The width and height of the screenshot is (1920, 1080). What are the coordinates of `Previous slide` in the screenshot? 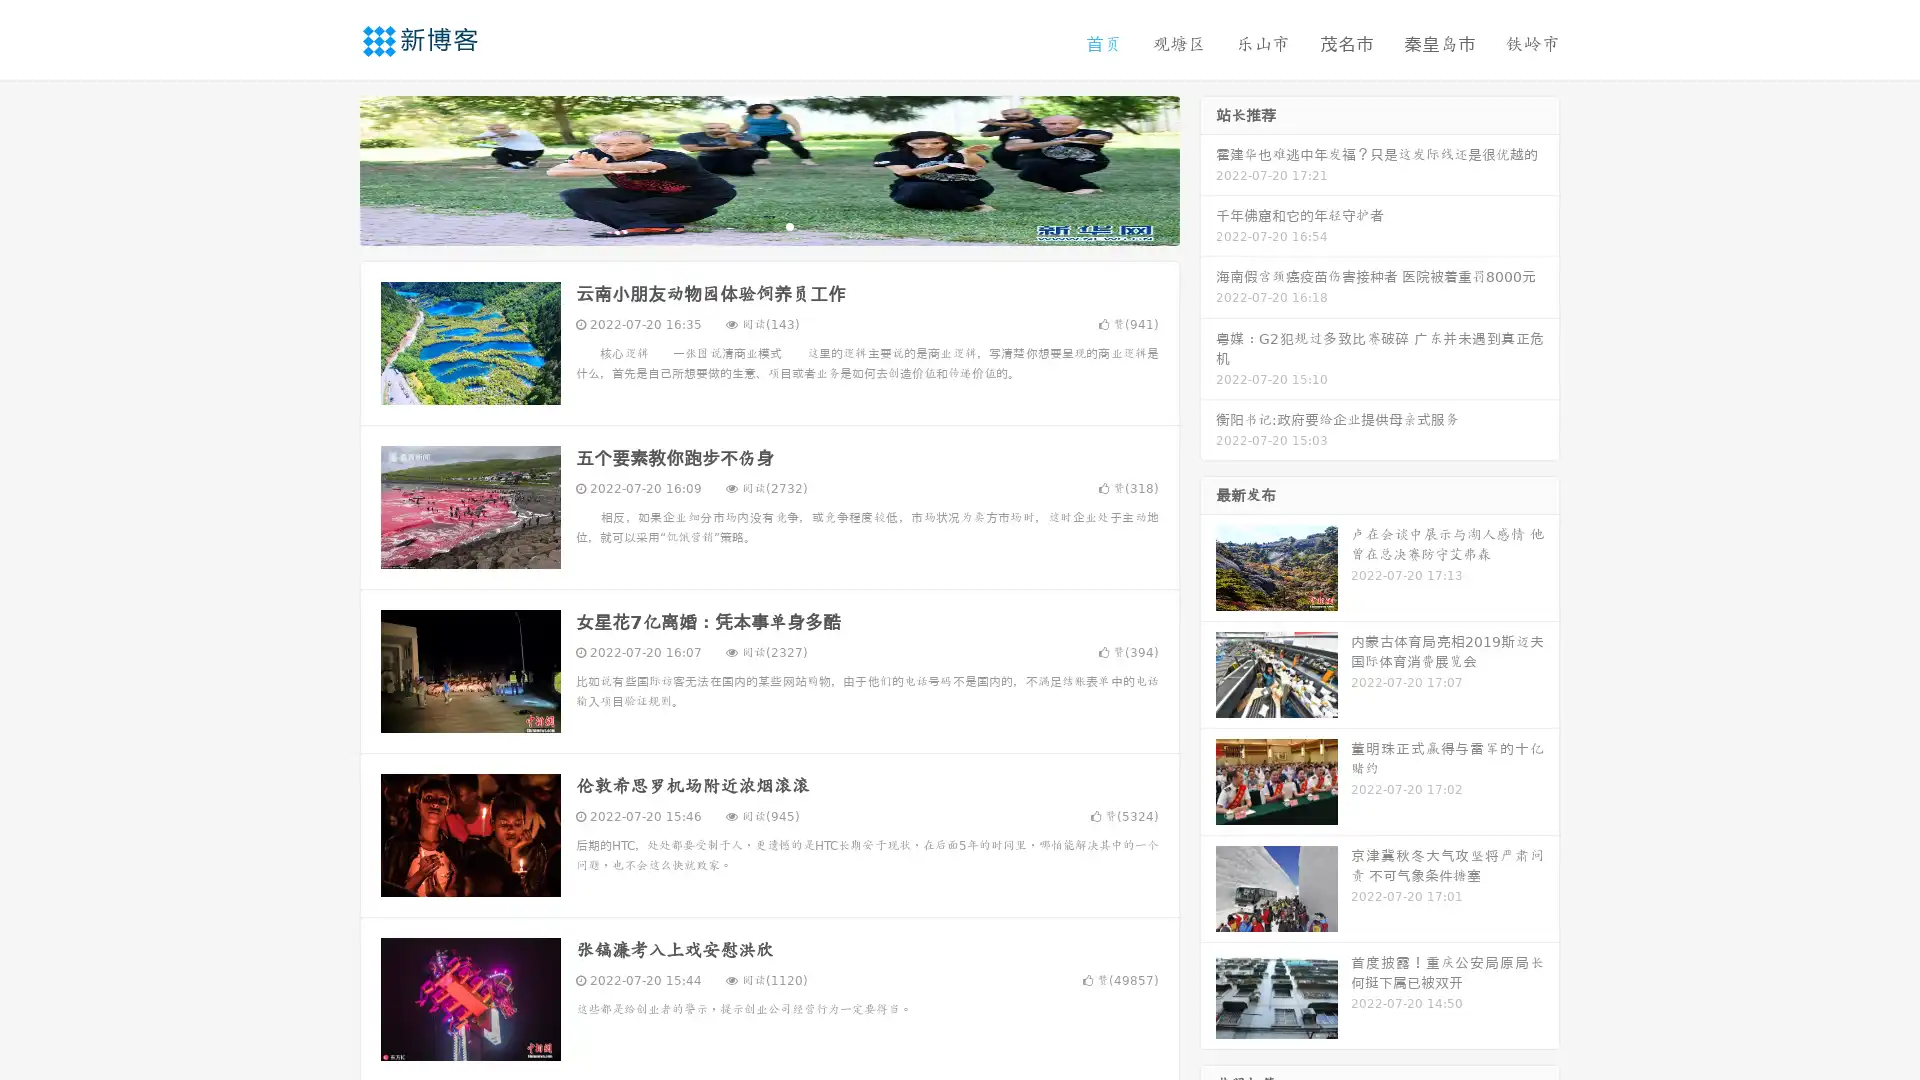 It's located at (330, 168).